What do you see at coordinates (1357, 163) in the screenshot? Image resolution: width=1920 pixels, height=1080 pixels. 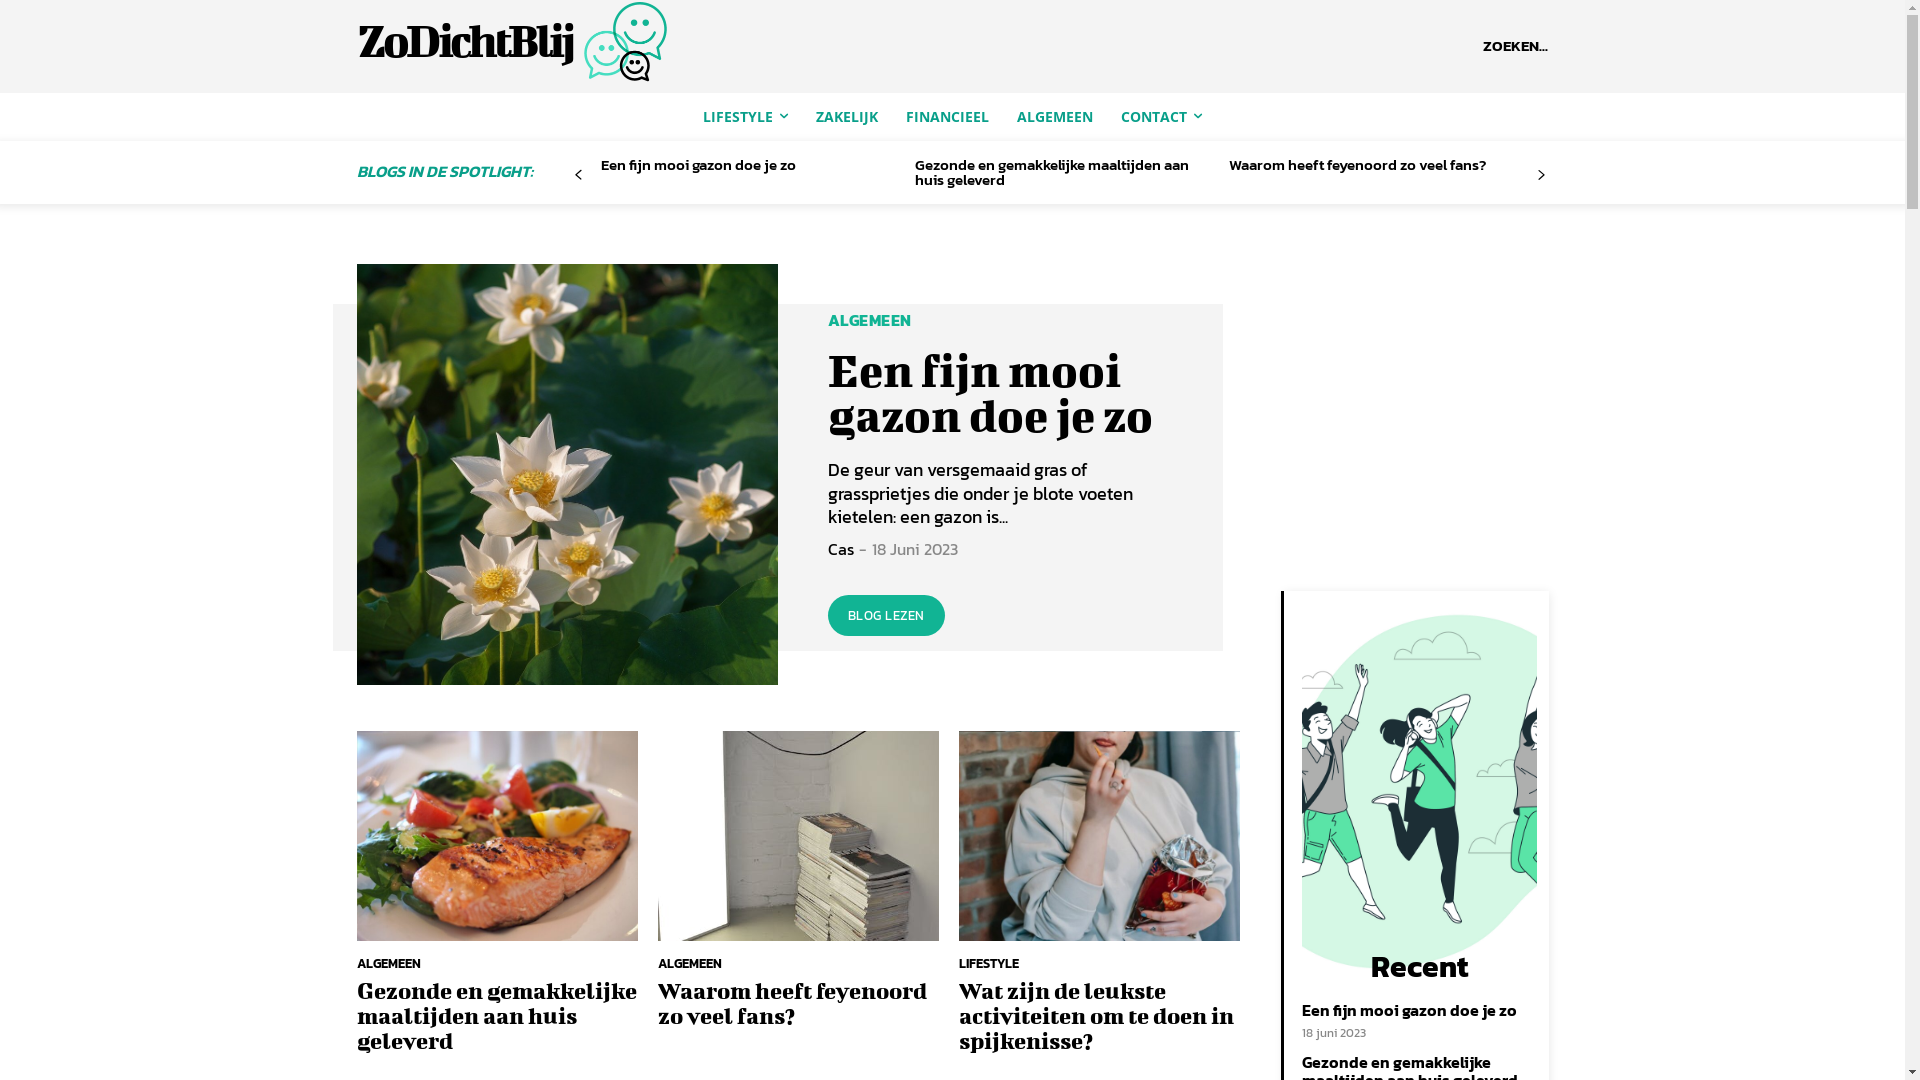 I see `'Waarom heeft feyenoord zo veel fans?'` at bounding box center [1357, 163].